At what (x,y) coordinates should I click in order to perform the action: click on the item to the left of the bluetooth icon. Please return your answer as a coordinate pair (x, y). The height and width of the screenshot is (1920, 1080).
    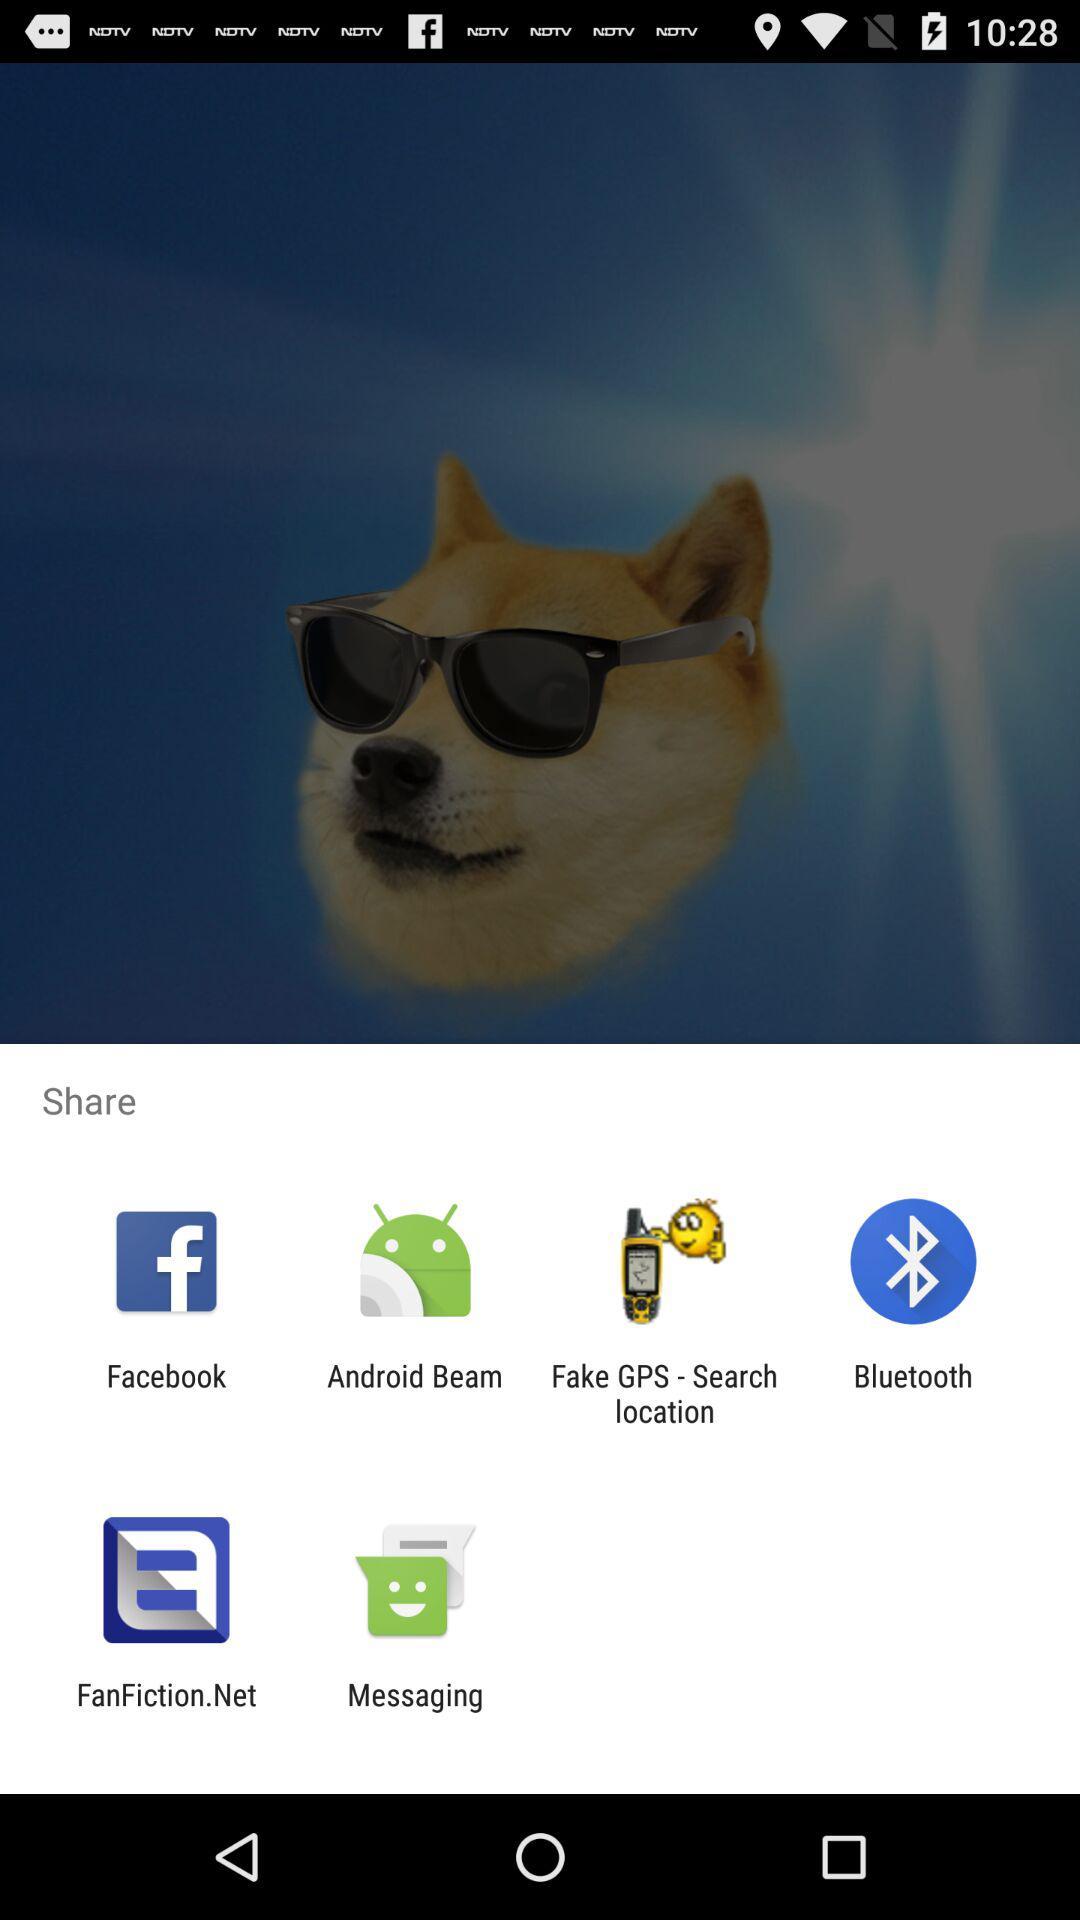
    Looking at the image, I should click on (664, 1392).